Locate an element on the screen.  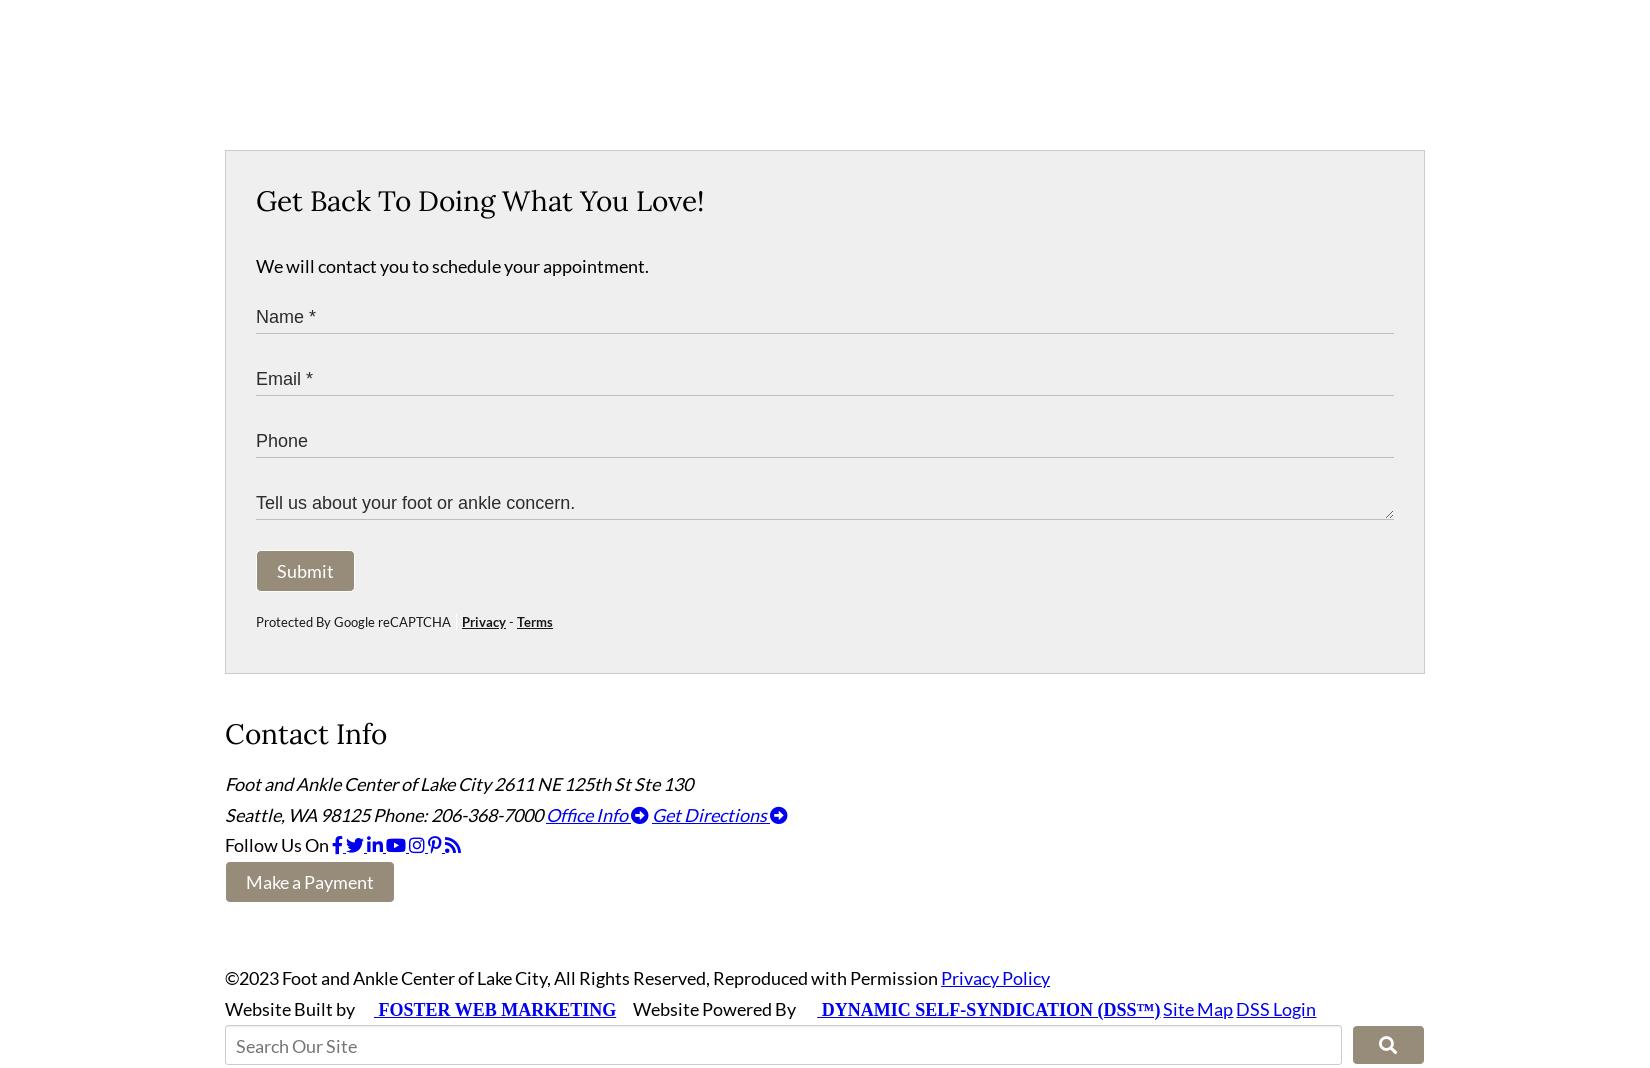
'98125' is located at coordinates (345, 822).